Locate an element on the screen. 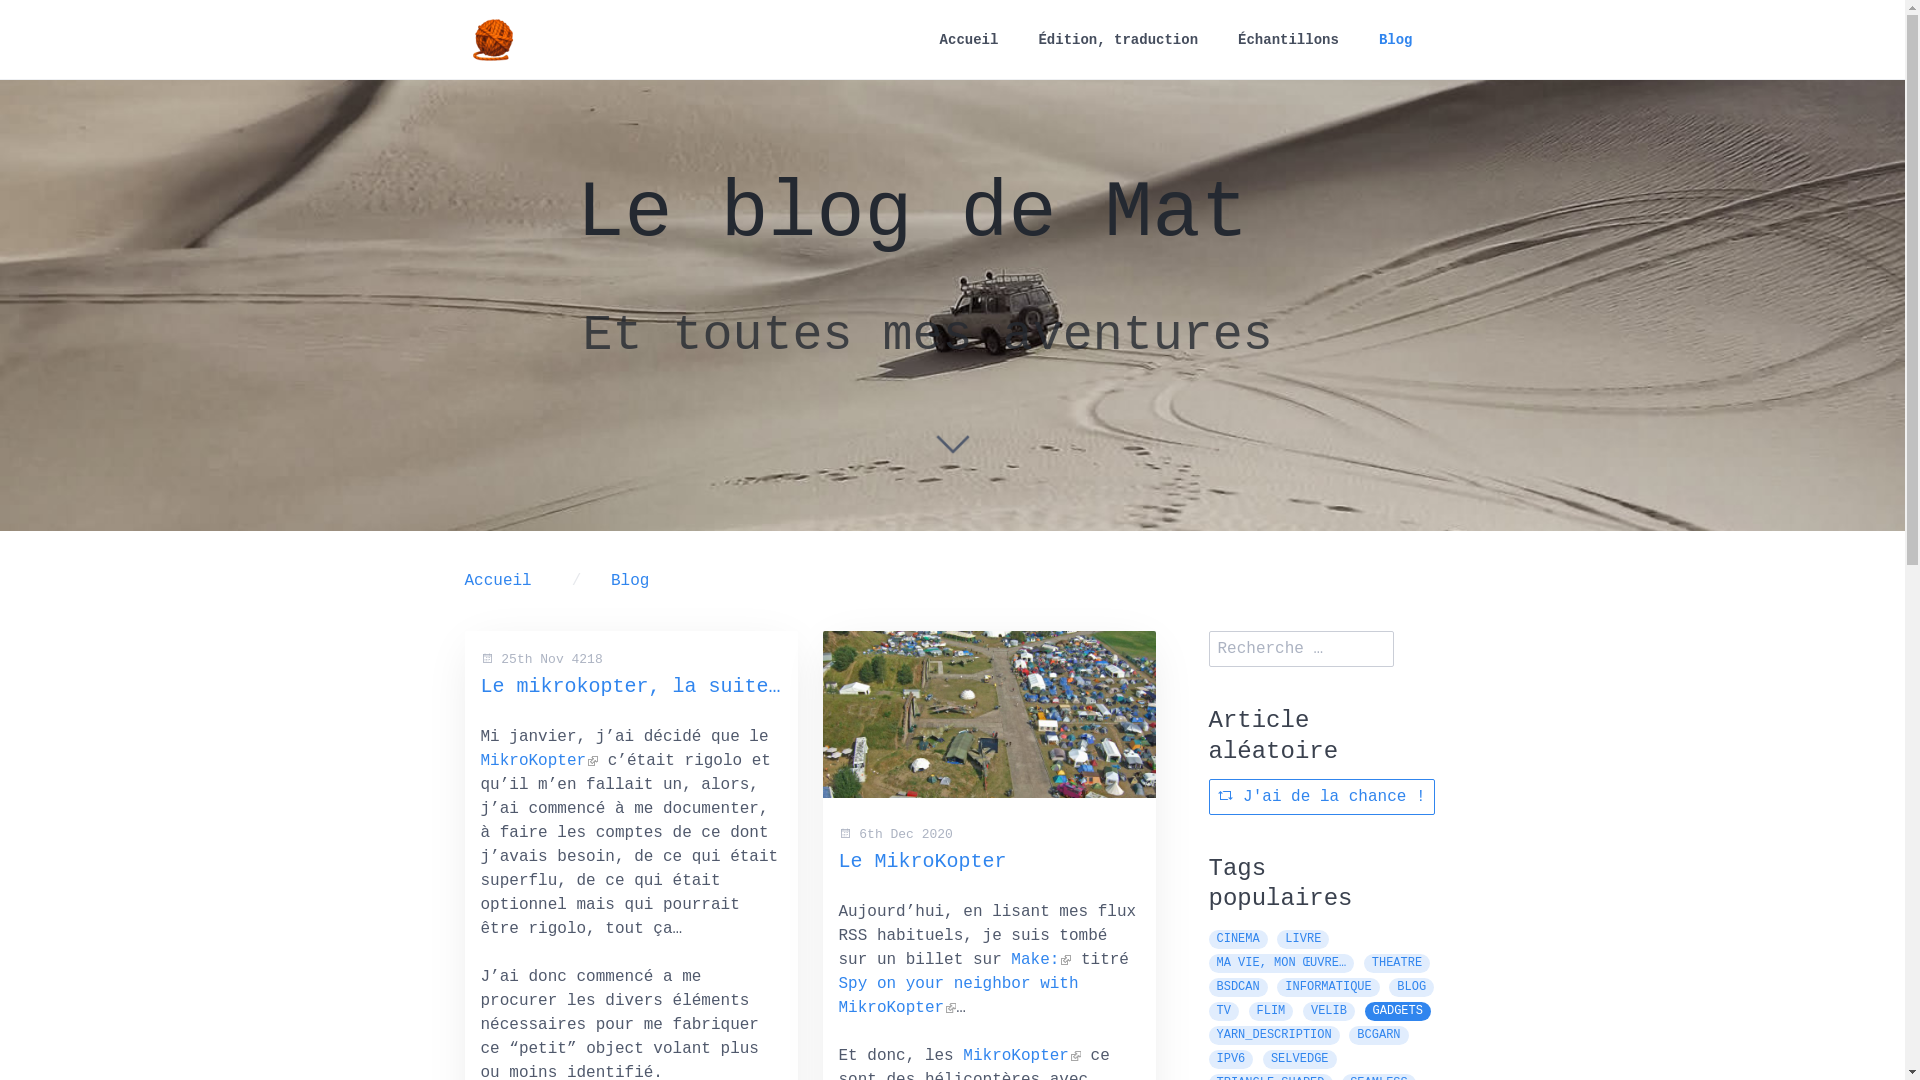 This screenshot has height=1080, width=1920. 'VELIB' is located at coordinates (1329, 1011).